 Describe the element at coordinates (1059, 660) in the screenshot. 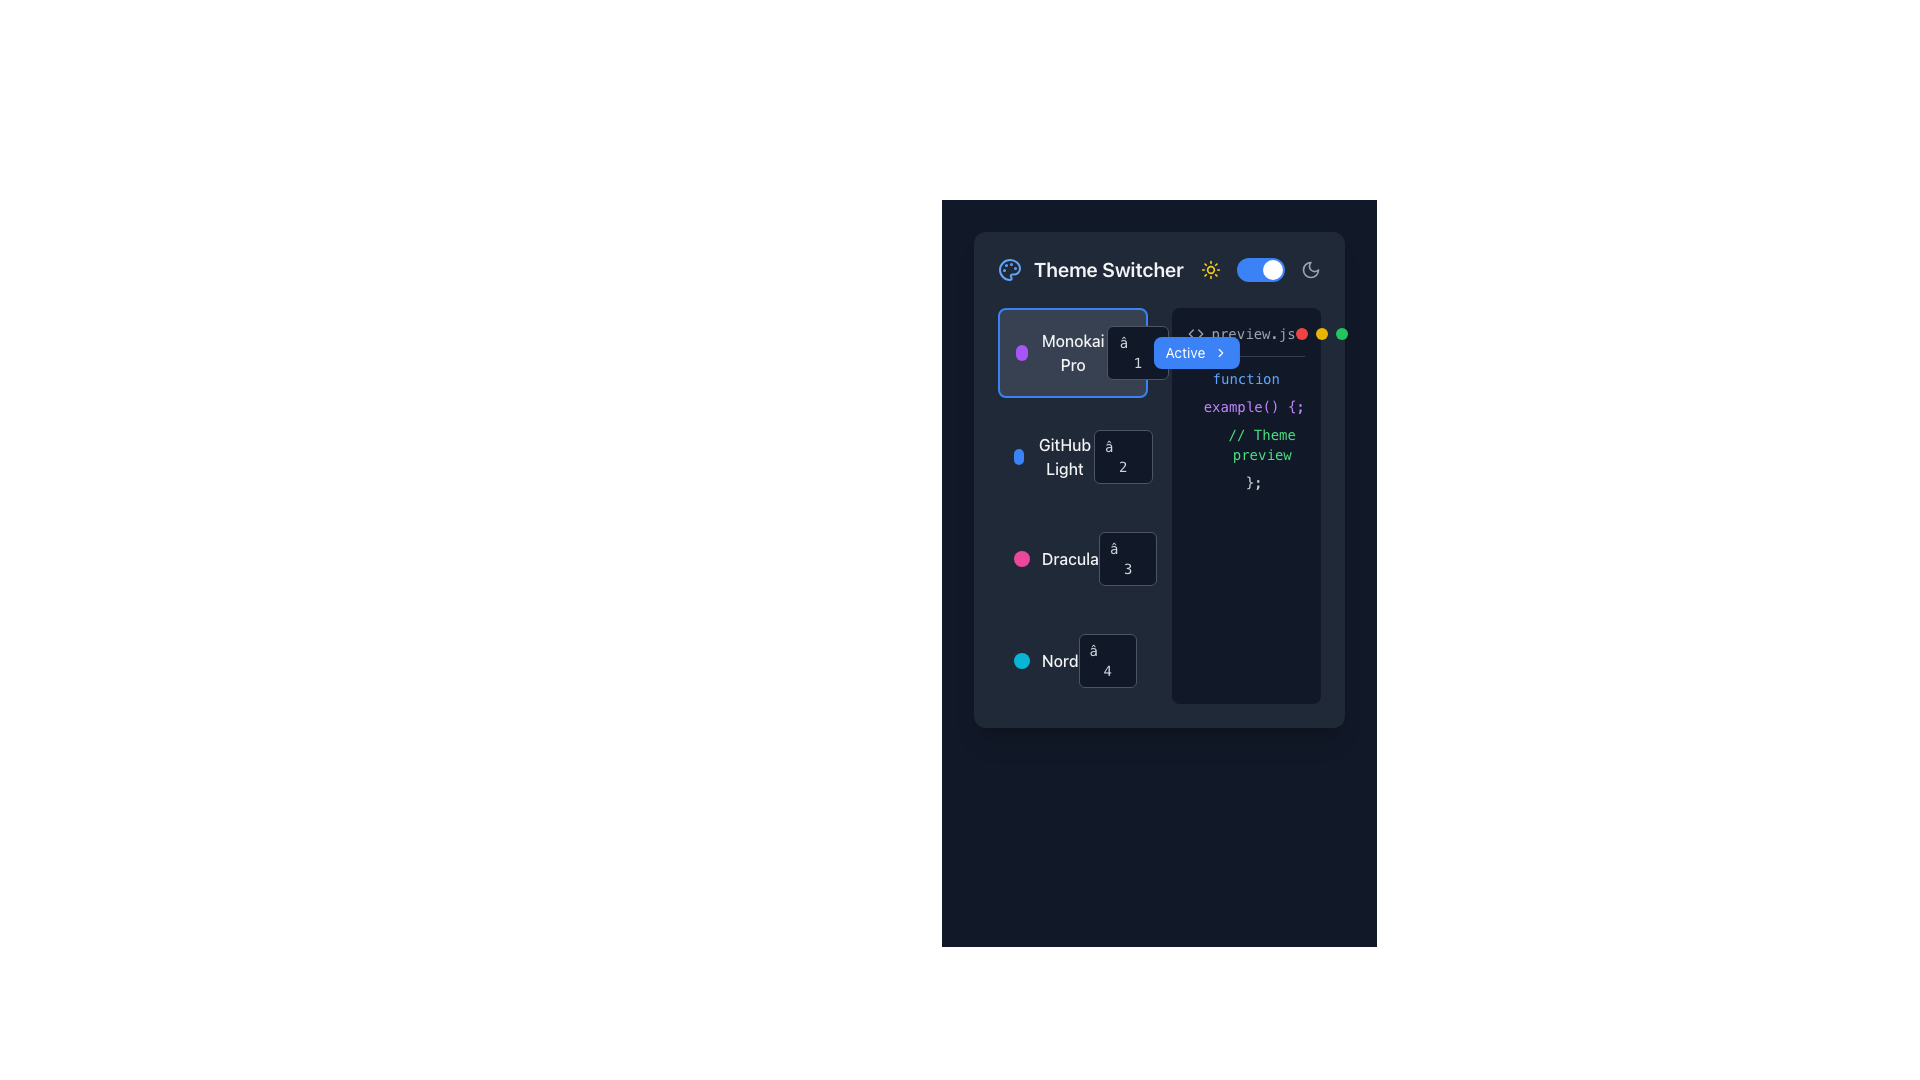

I see `the 'Nord' theme label in the Theme Switcher interface, which is the fourth entry in the vertical list of theme options` at that location.